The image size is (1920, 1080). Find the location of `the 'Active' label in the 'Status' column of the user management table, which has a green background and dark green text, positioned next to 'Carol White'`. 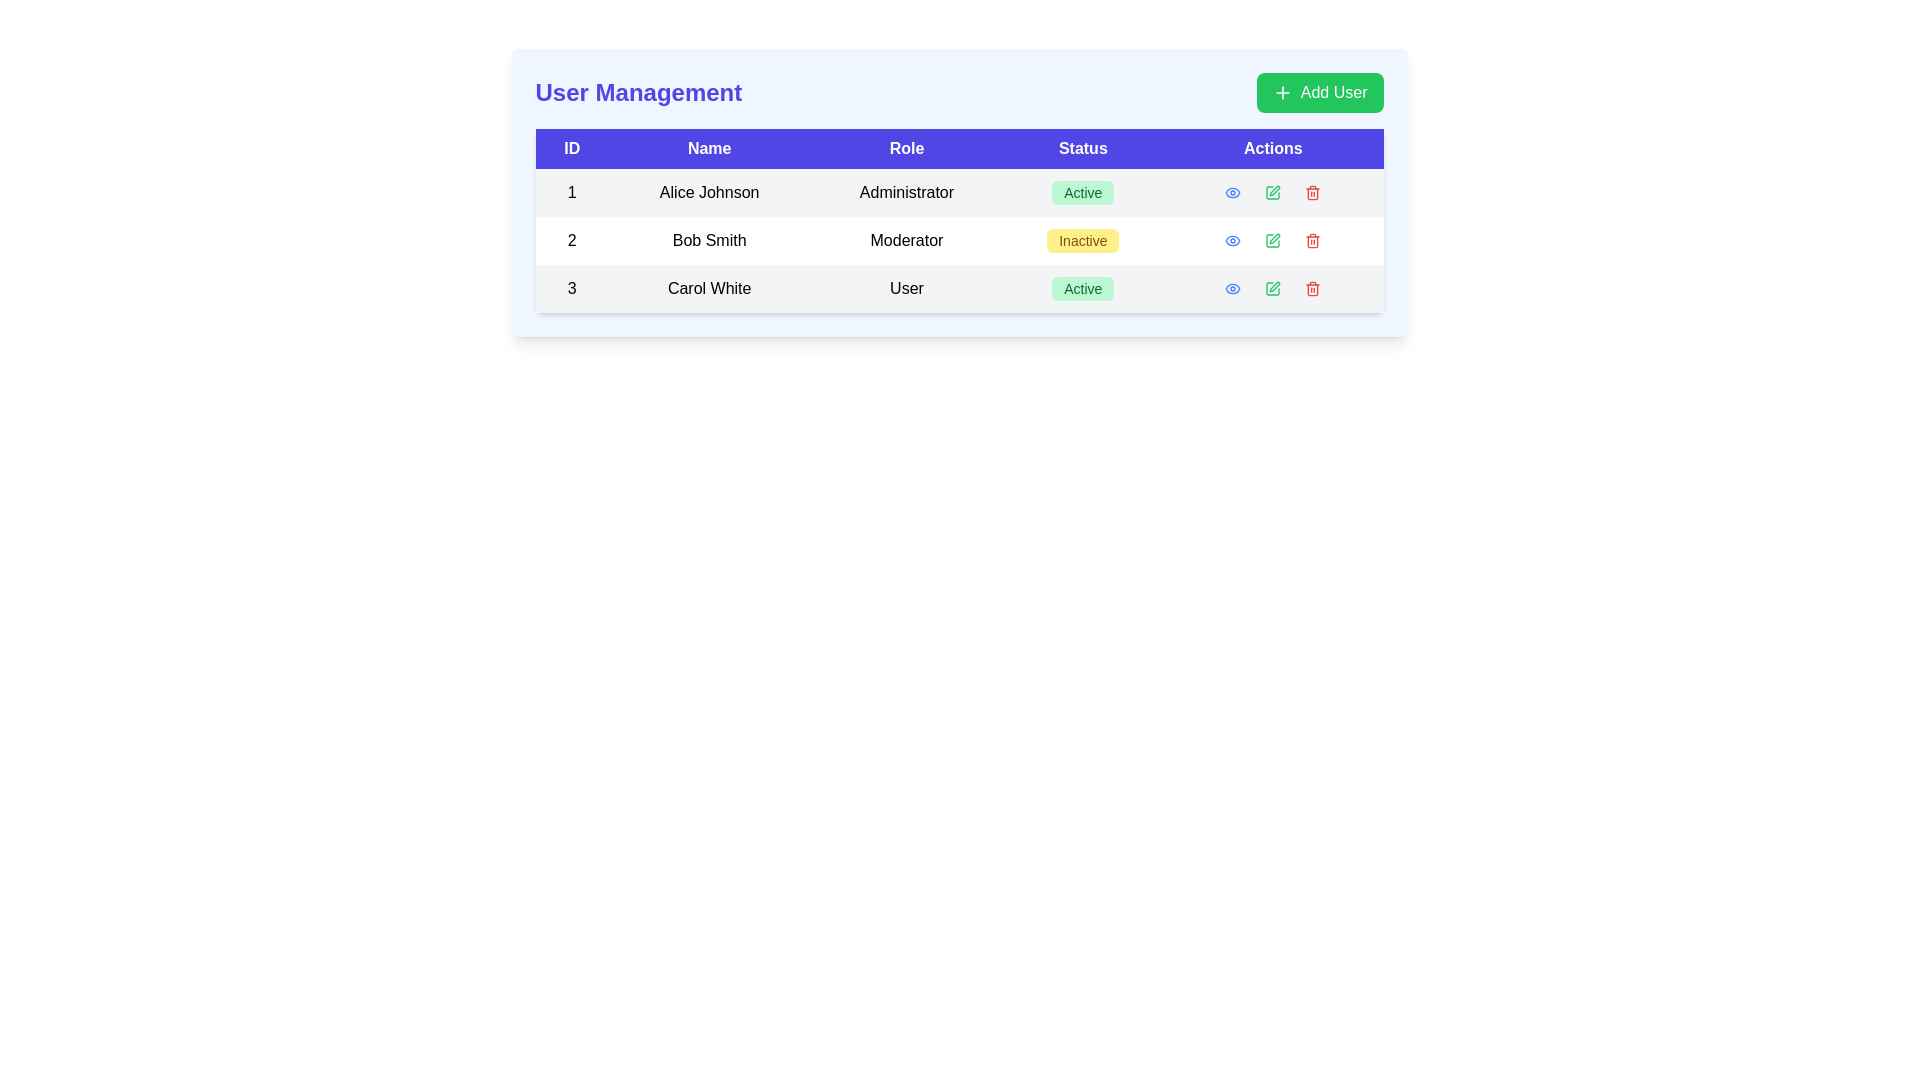

the 'Active' label in the 'Status' column of the user management table, which has a green background and dark green text, positioned next to 'Carol White' is located at coordinates (1082, 289).